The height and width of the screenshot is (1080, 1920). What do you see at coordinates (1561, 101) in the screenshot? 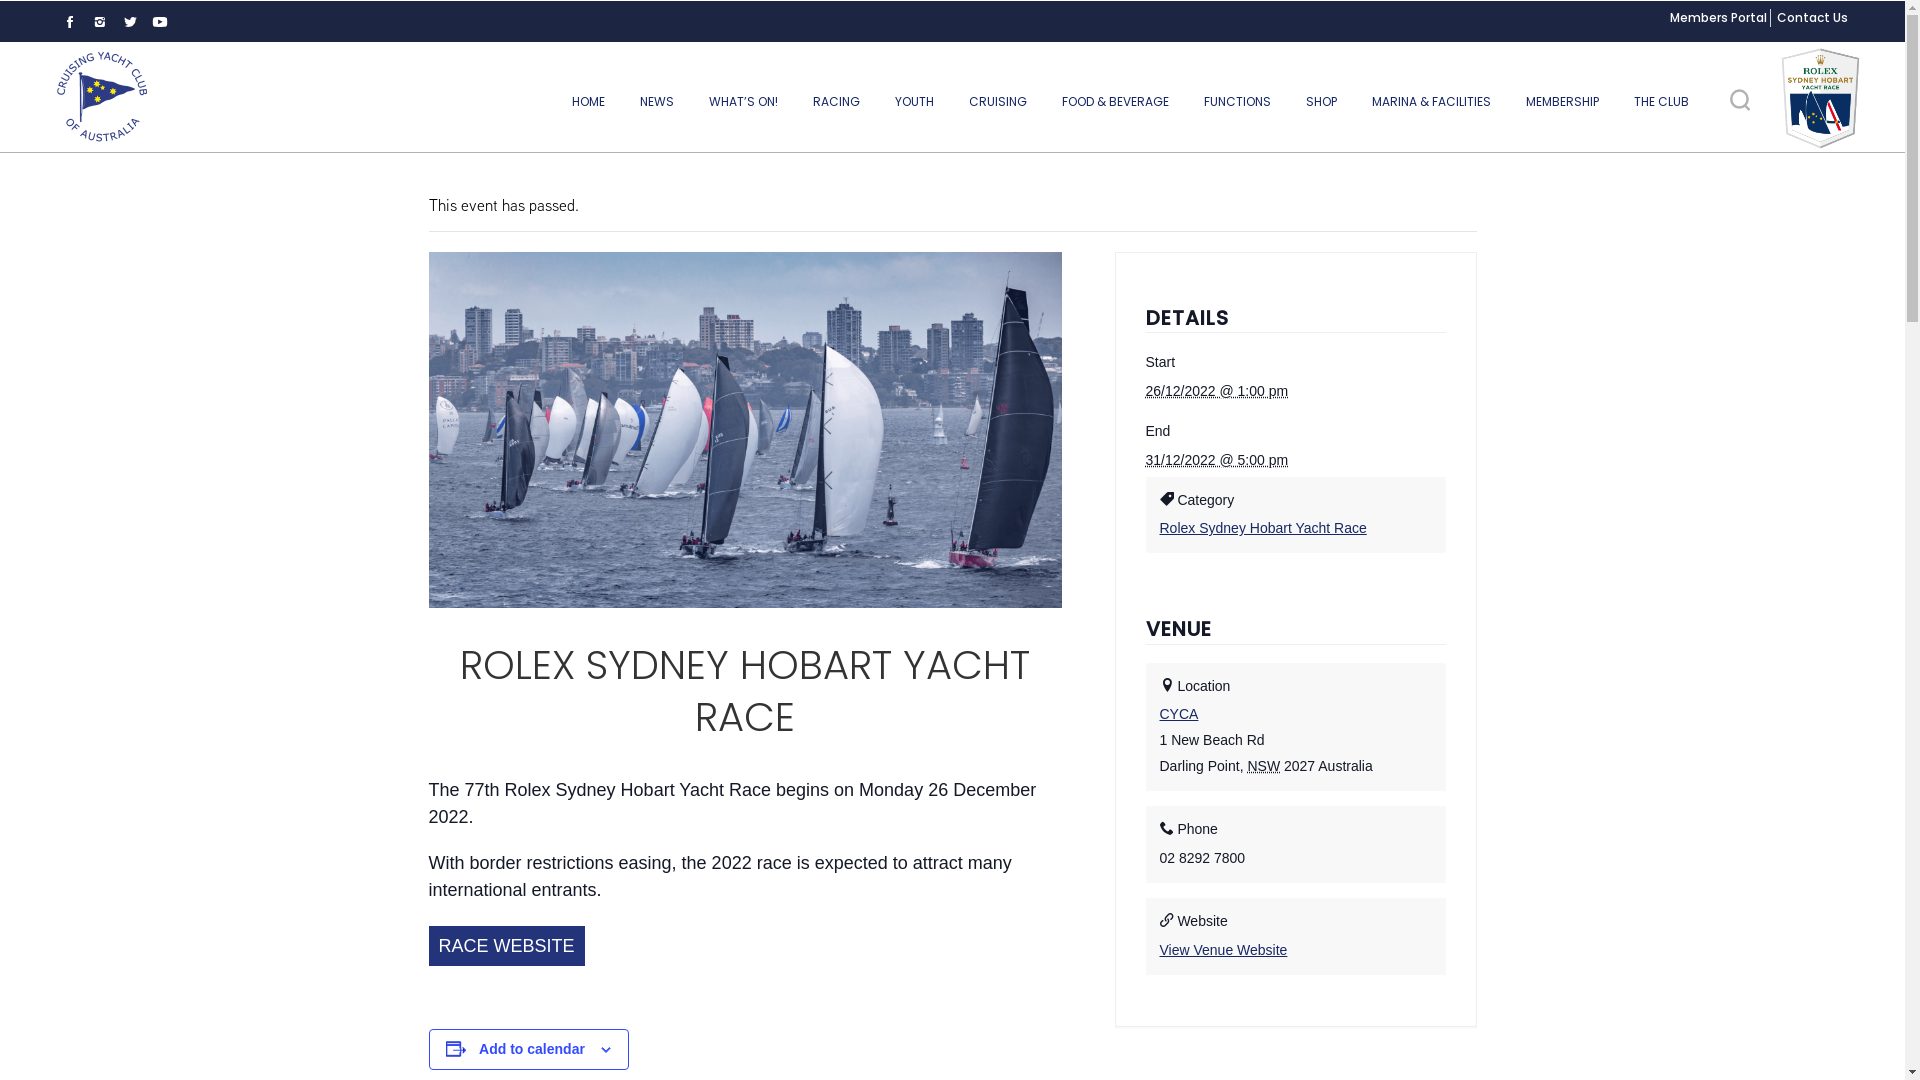
I see `'MEMBERSHIP'` at bounding box center [1561, 101].